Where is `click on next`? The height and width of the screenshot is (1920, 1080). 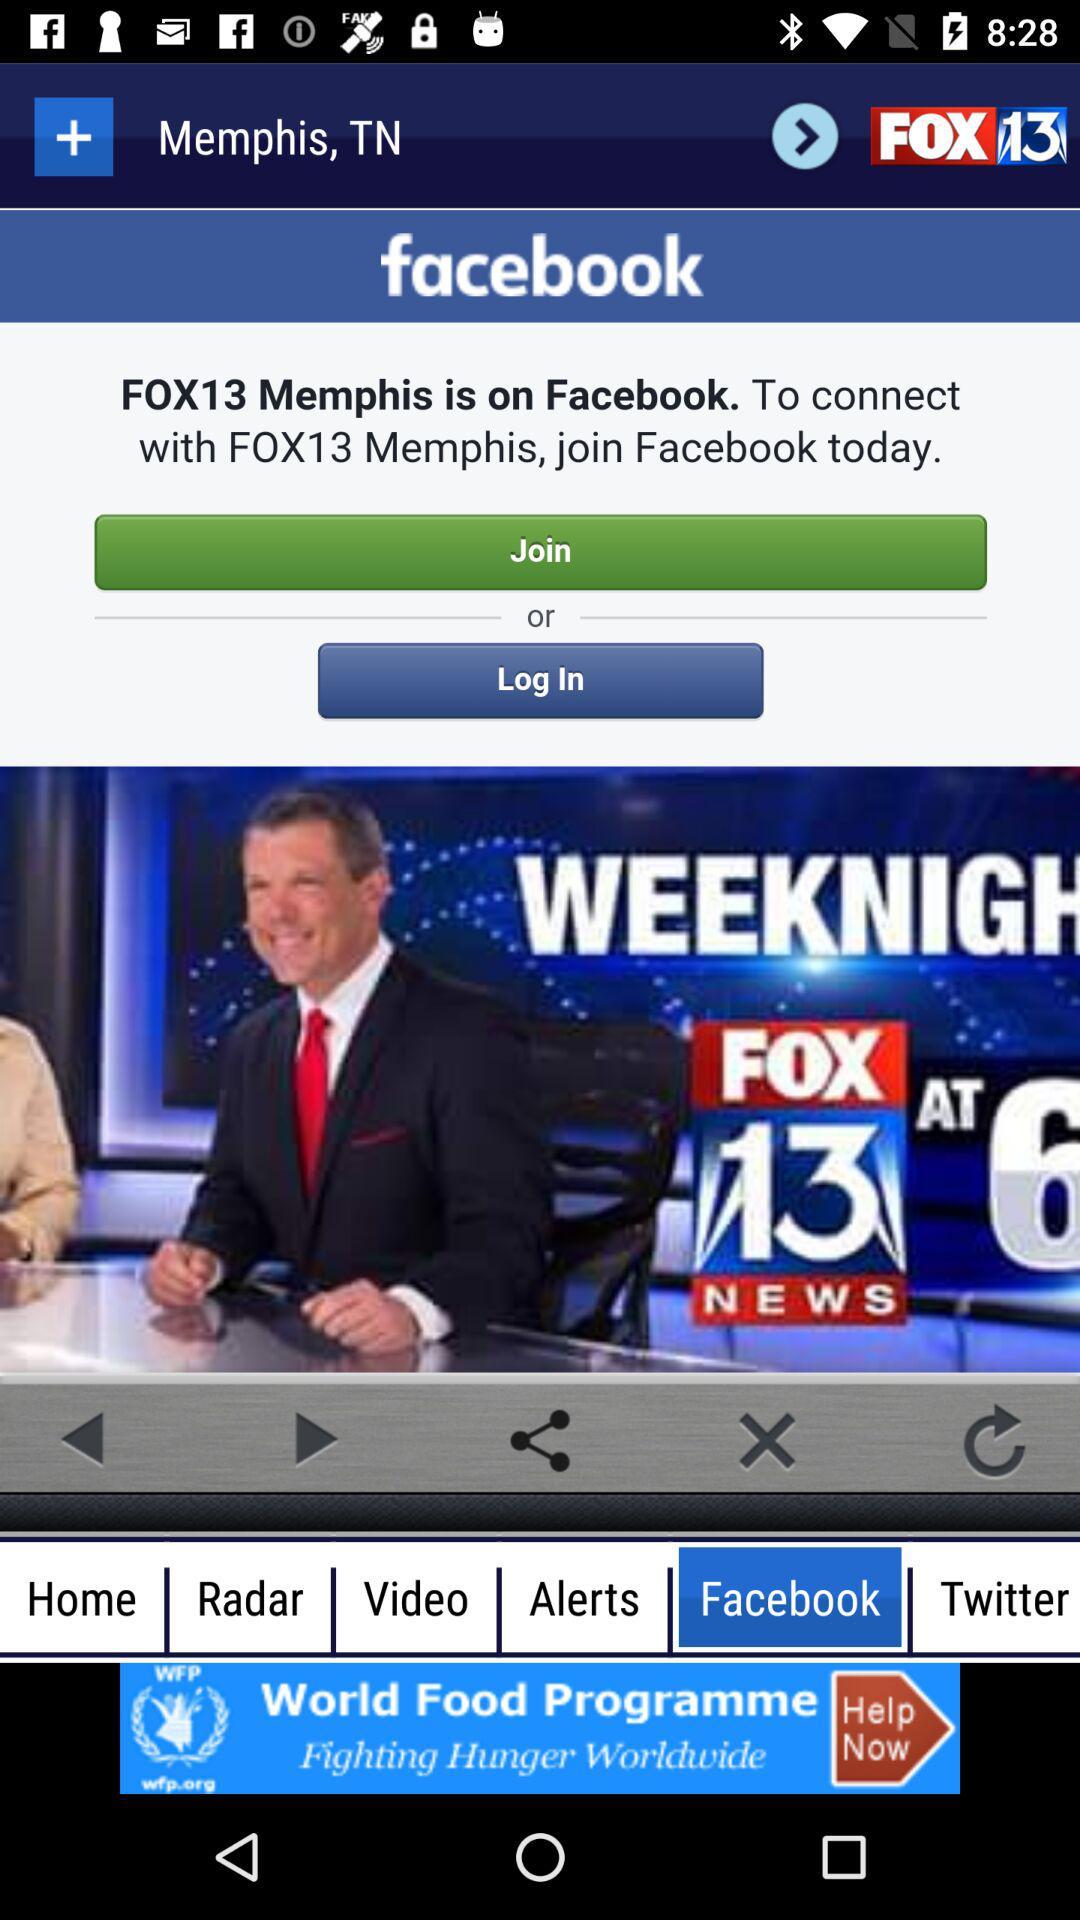
click on next is located at coordinates (804, 135).